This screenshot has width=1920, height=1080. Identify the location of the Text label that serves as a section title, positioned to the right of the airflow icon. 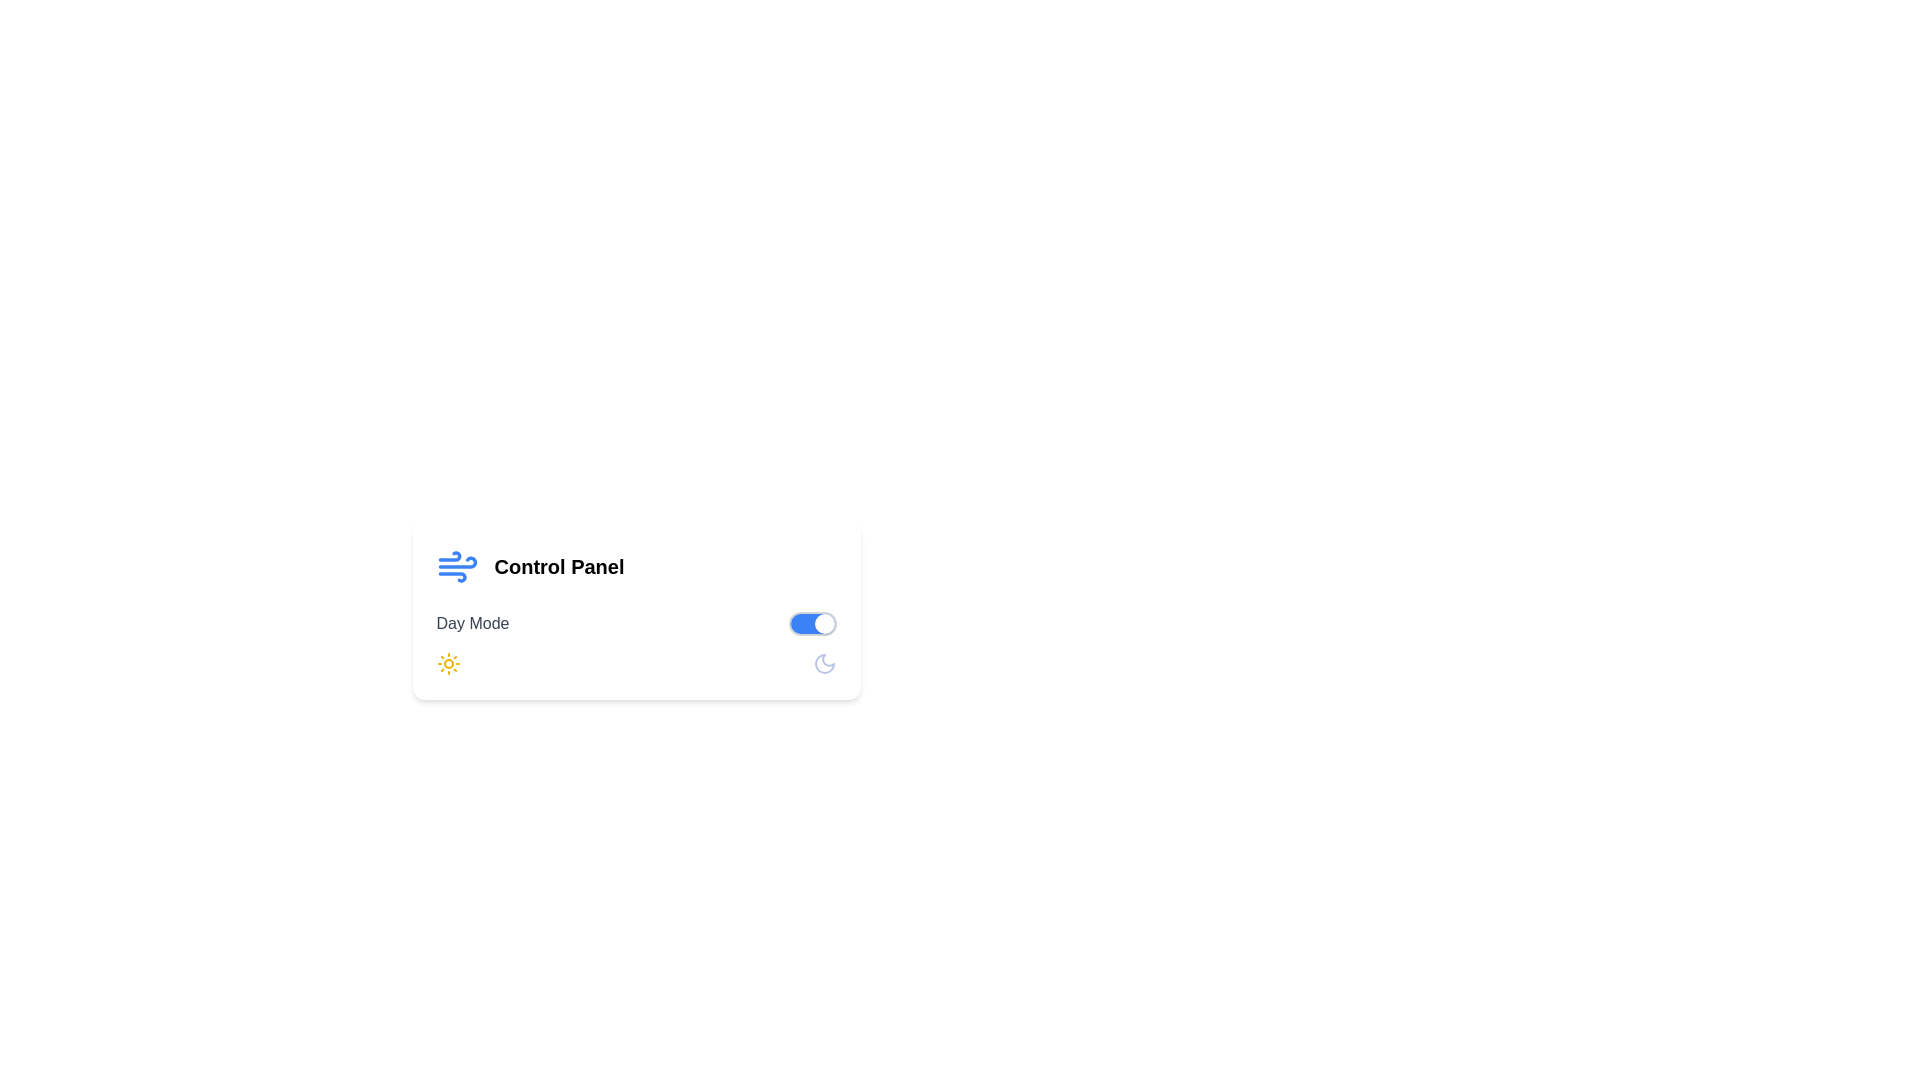
(559, 567).